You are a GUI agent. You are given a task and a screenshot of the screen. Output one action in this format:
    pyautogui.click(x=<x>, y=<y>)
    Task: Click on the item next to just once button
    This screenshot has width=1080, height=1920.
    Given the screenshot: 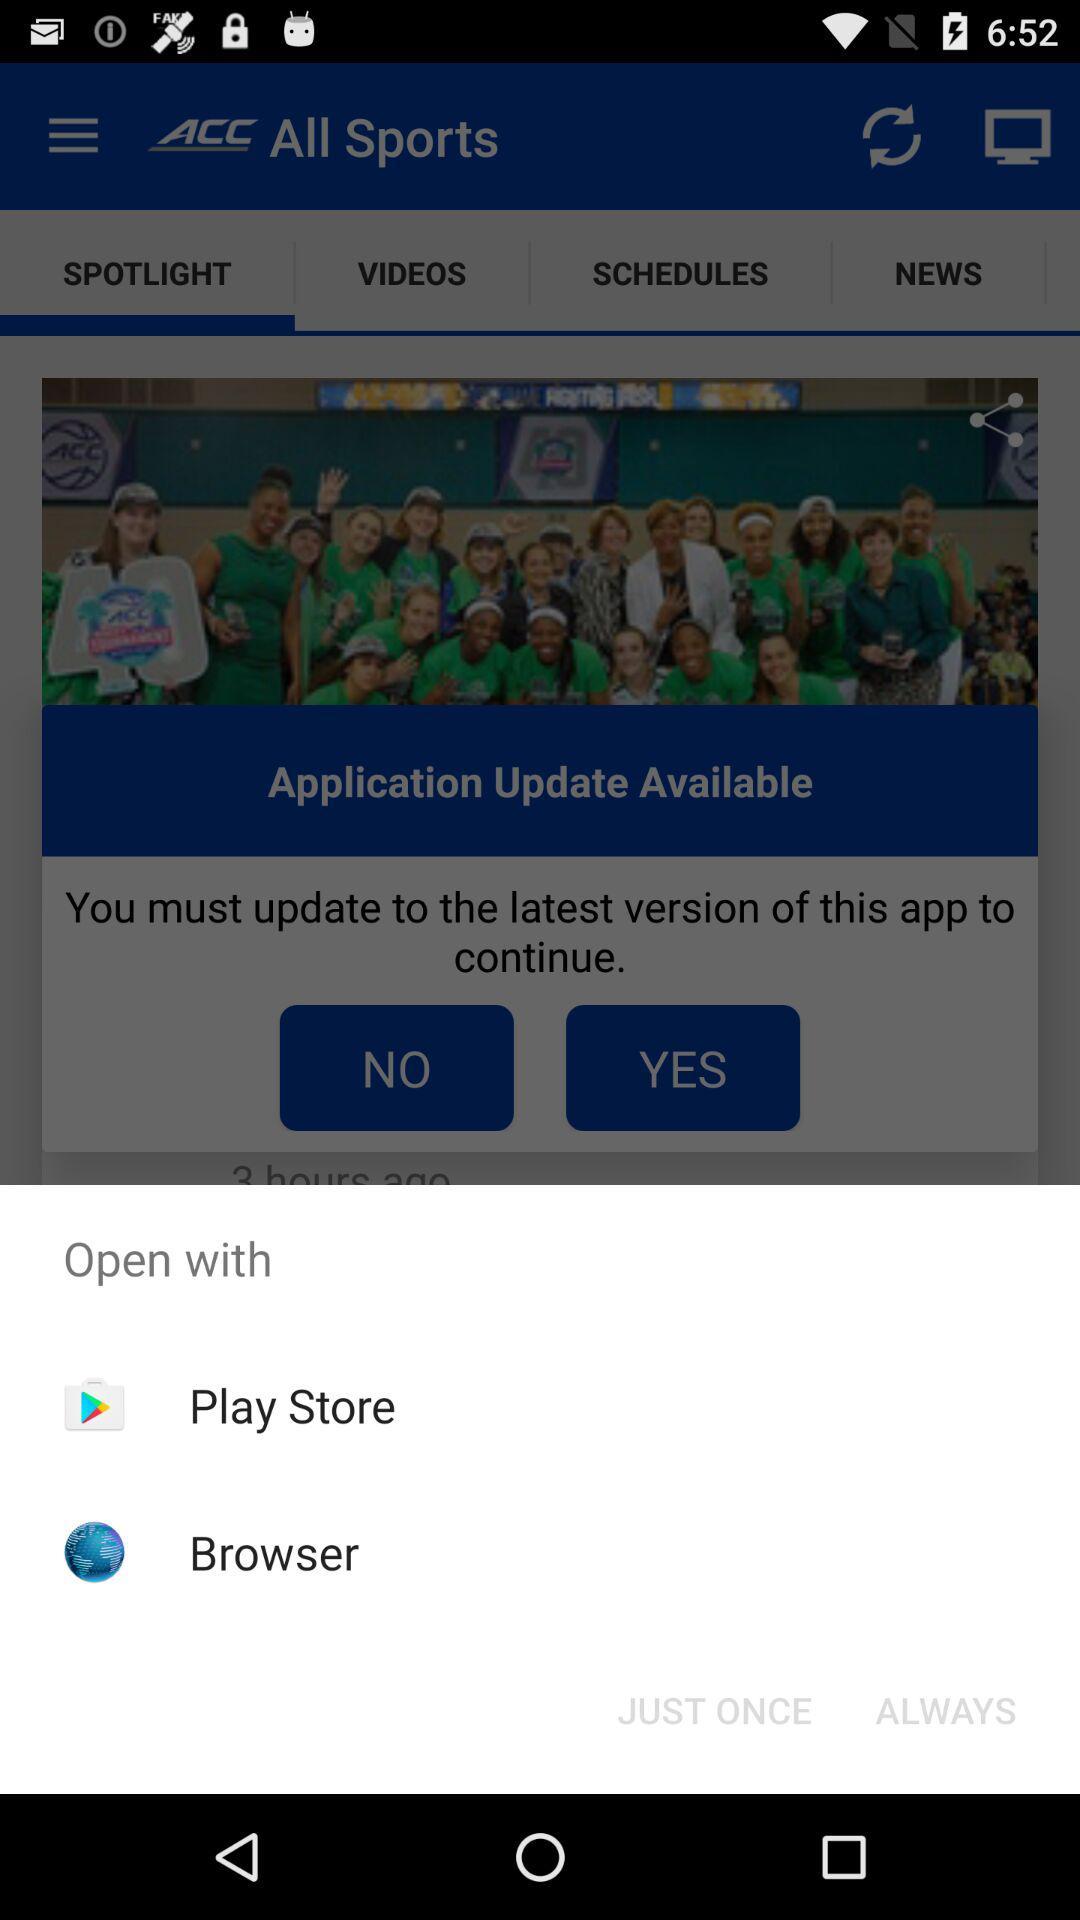 What is the action you would take?
    pyautogui.click(x=945, y=1708)
    